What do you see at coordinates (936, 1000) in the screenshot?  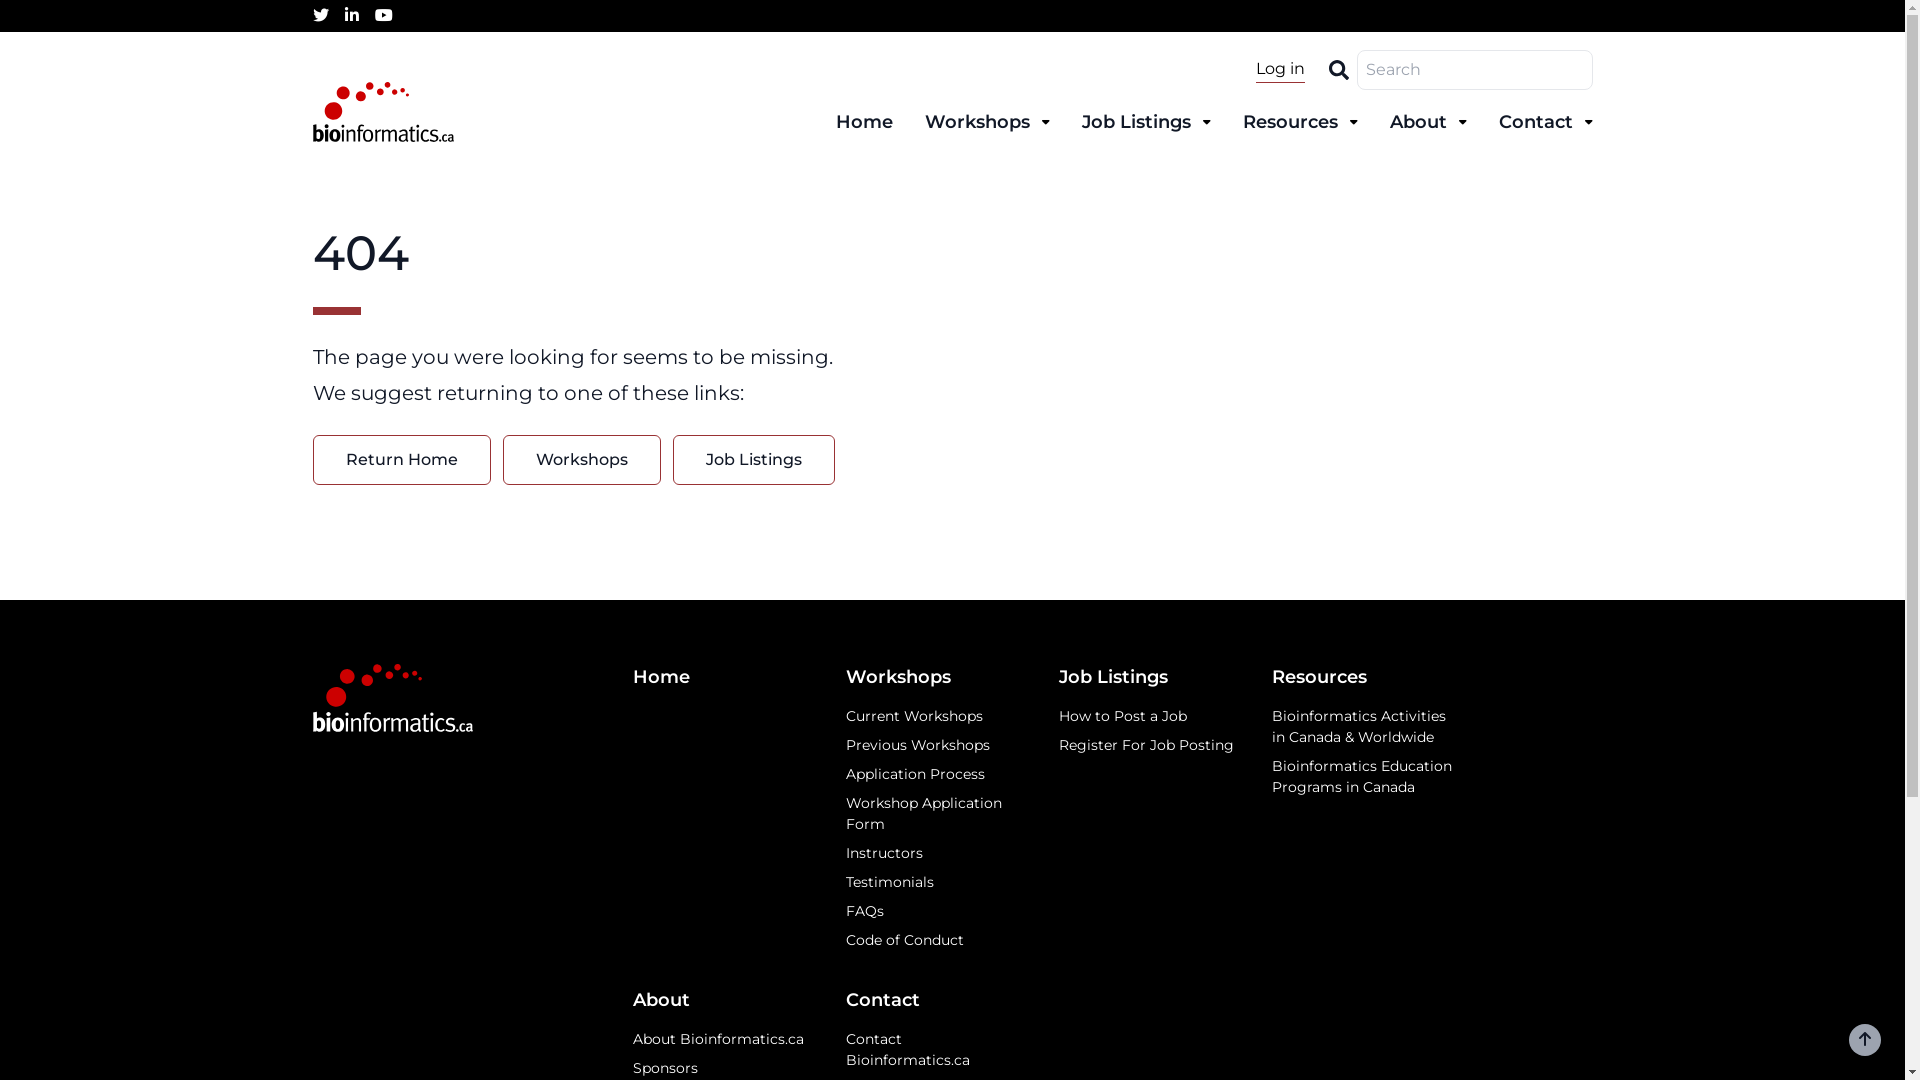 I see `'Contact'` at bounding box center [936, 1000].